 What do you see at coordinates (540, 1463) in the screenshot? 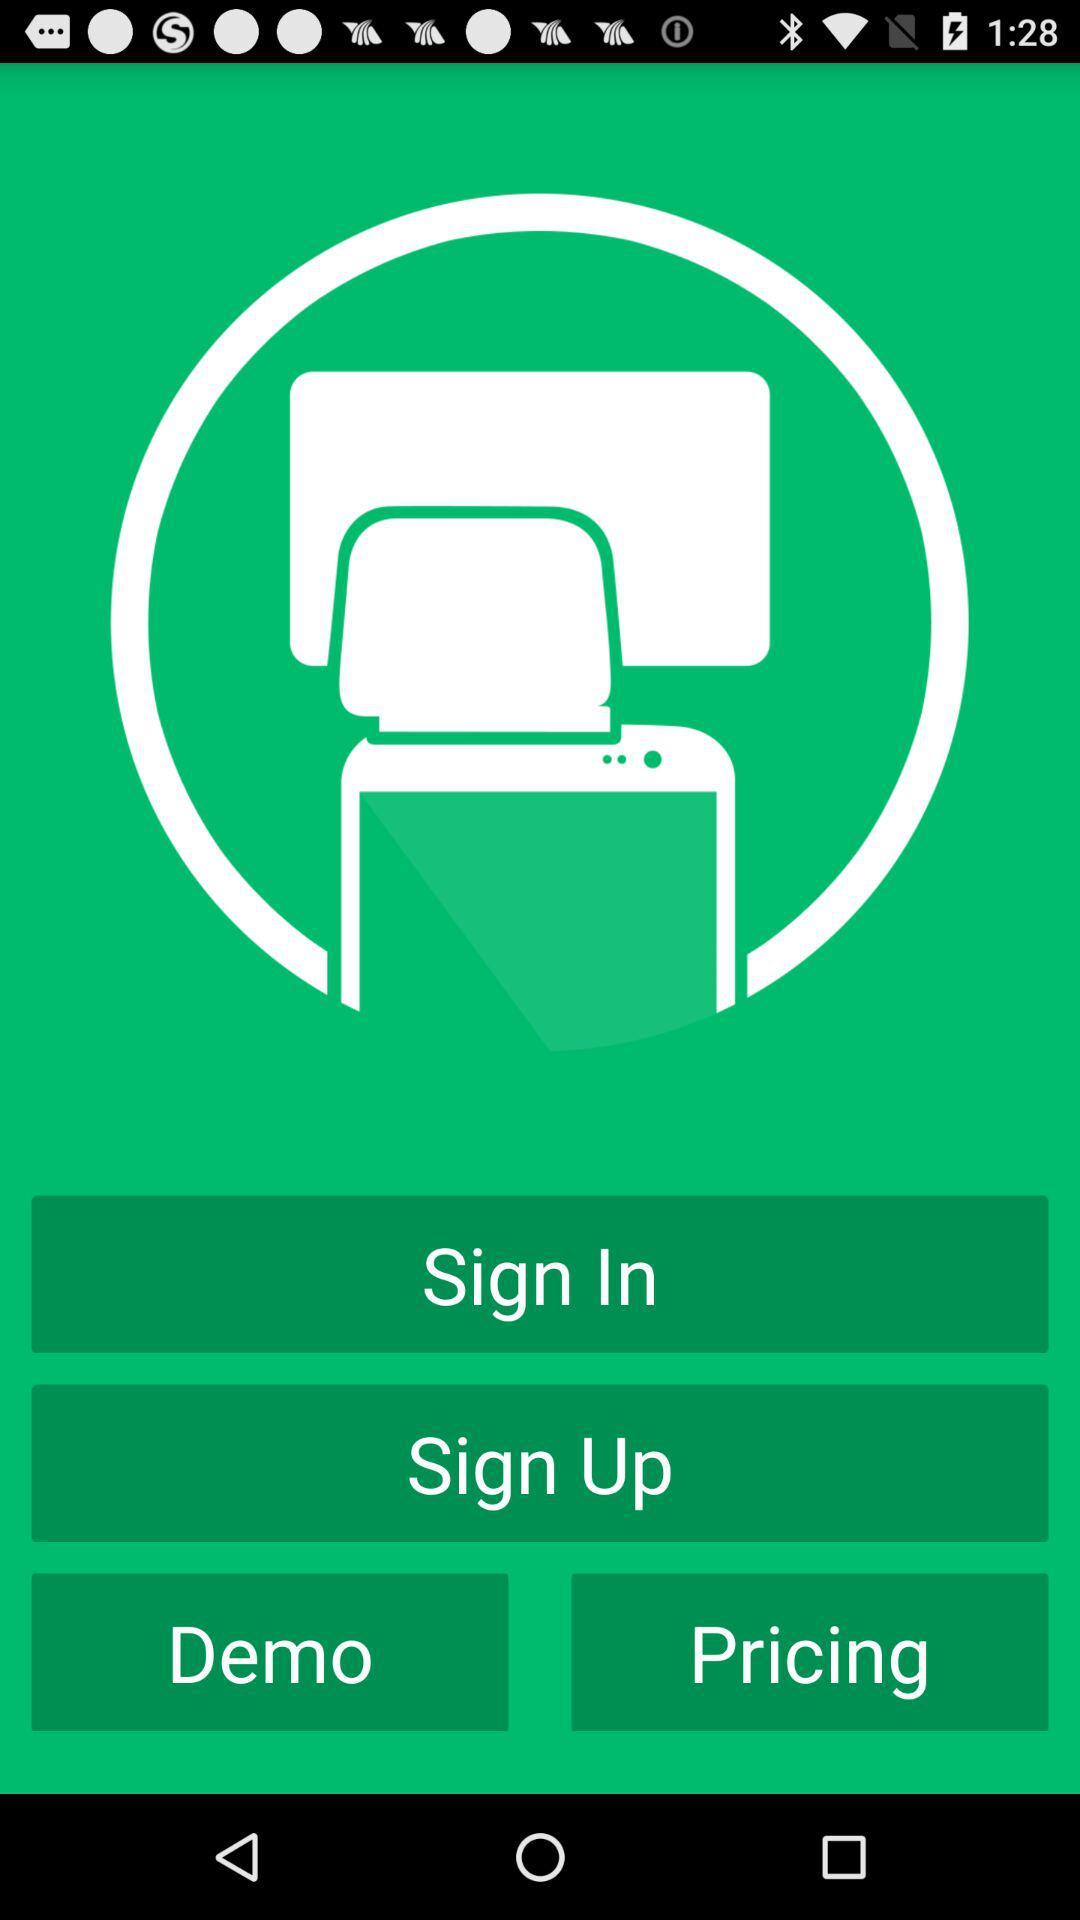
I see `sign up icon` at bounding box center [540, 1463].